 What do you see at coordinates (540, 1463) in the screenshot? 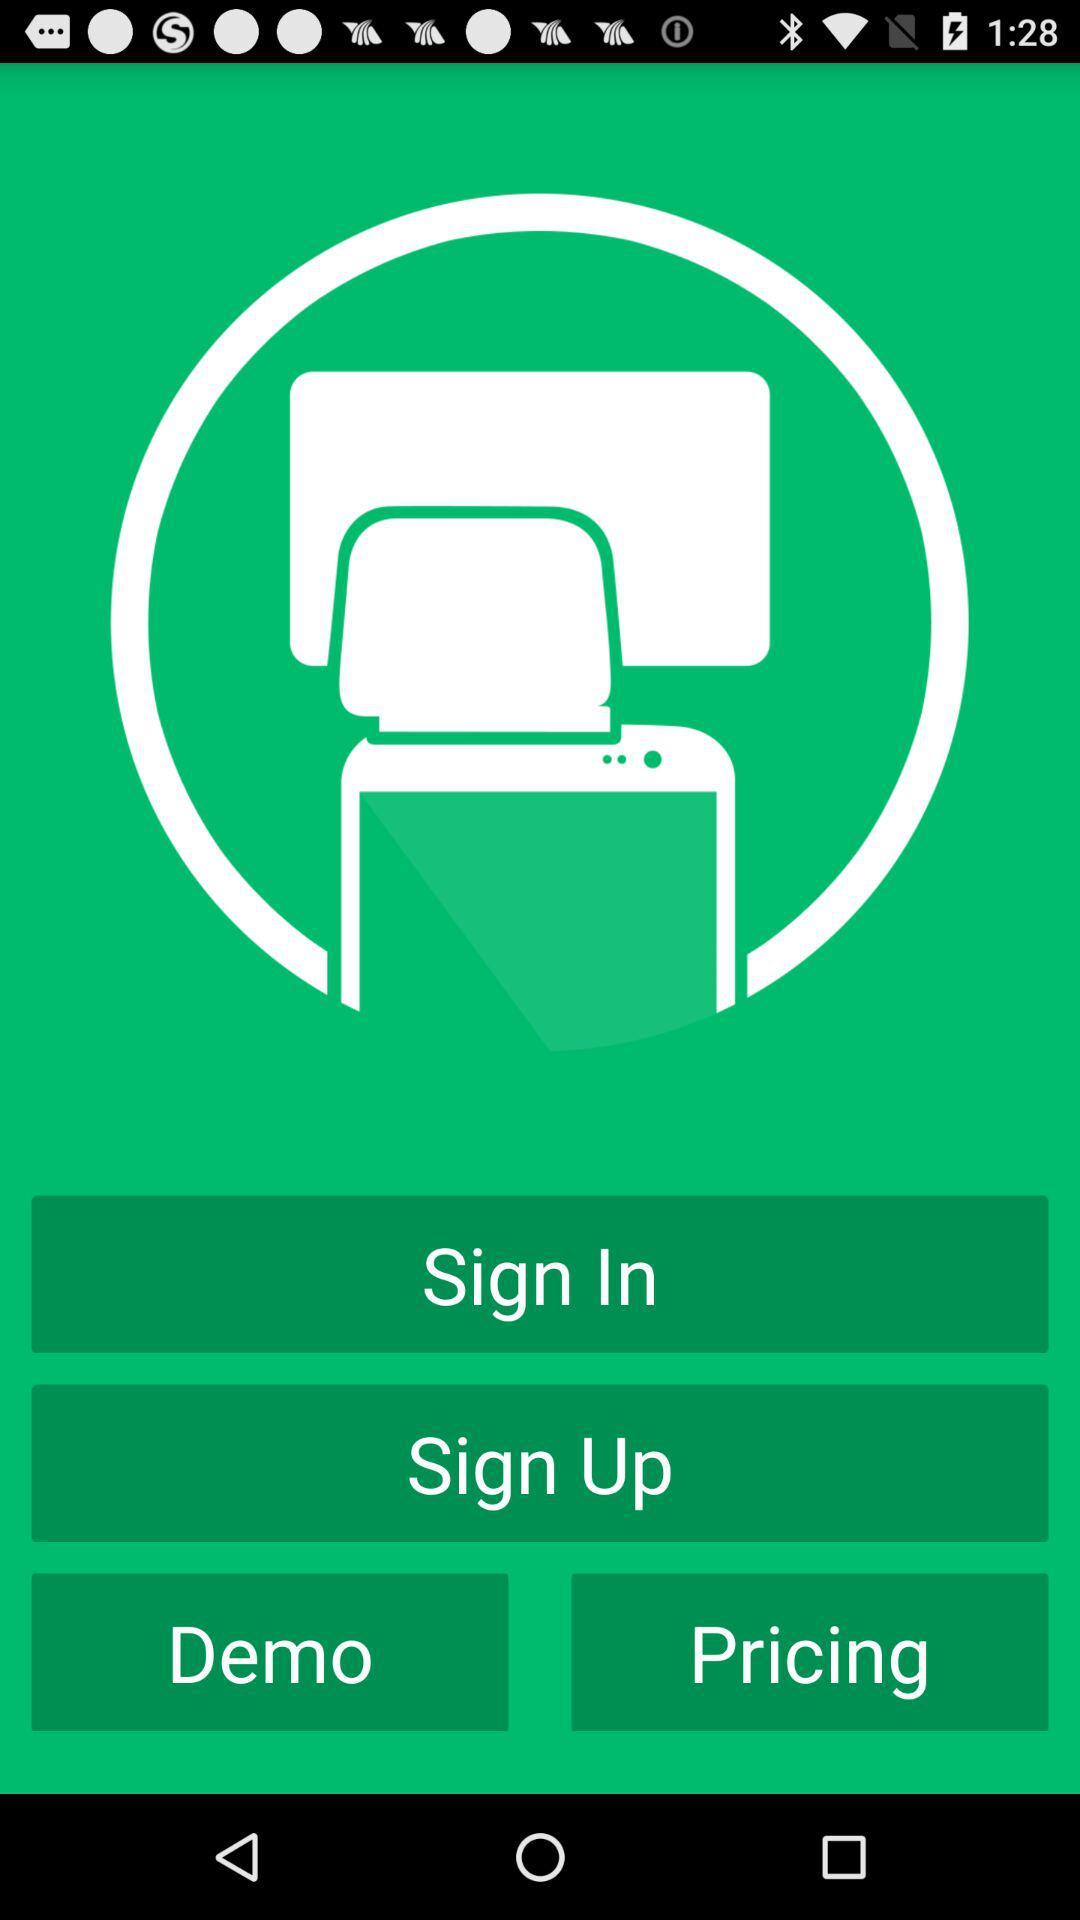
I see `sign up icon` at bounding box center [540, 1463].